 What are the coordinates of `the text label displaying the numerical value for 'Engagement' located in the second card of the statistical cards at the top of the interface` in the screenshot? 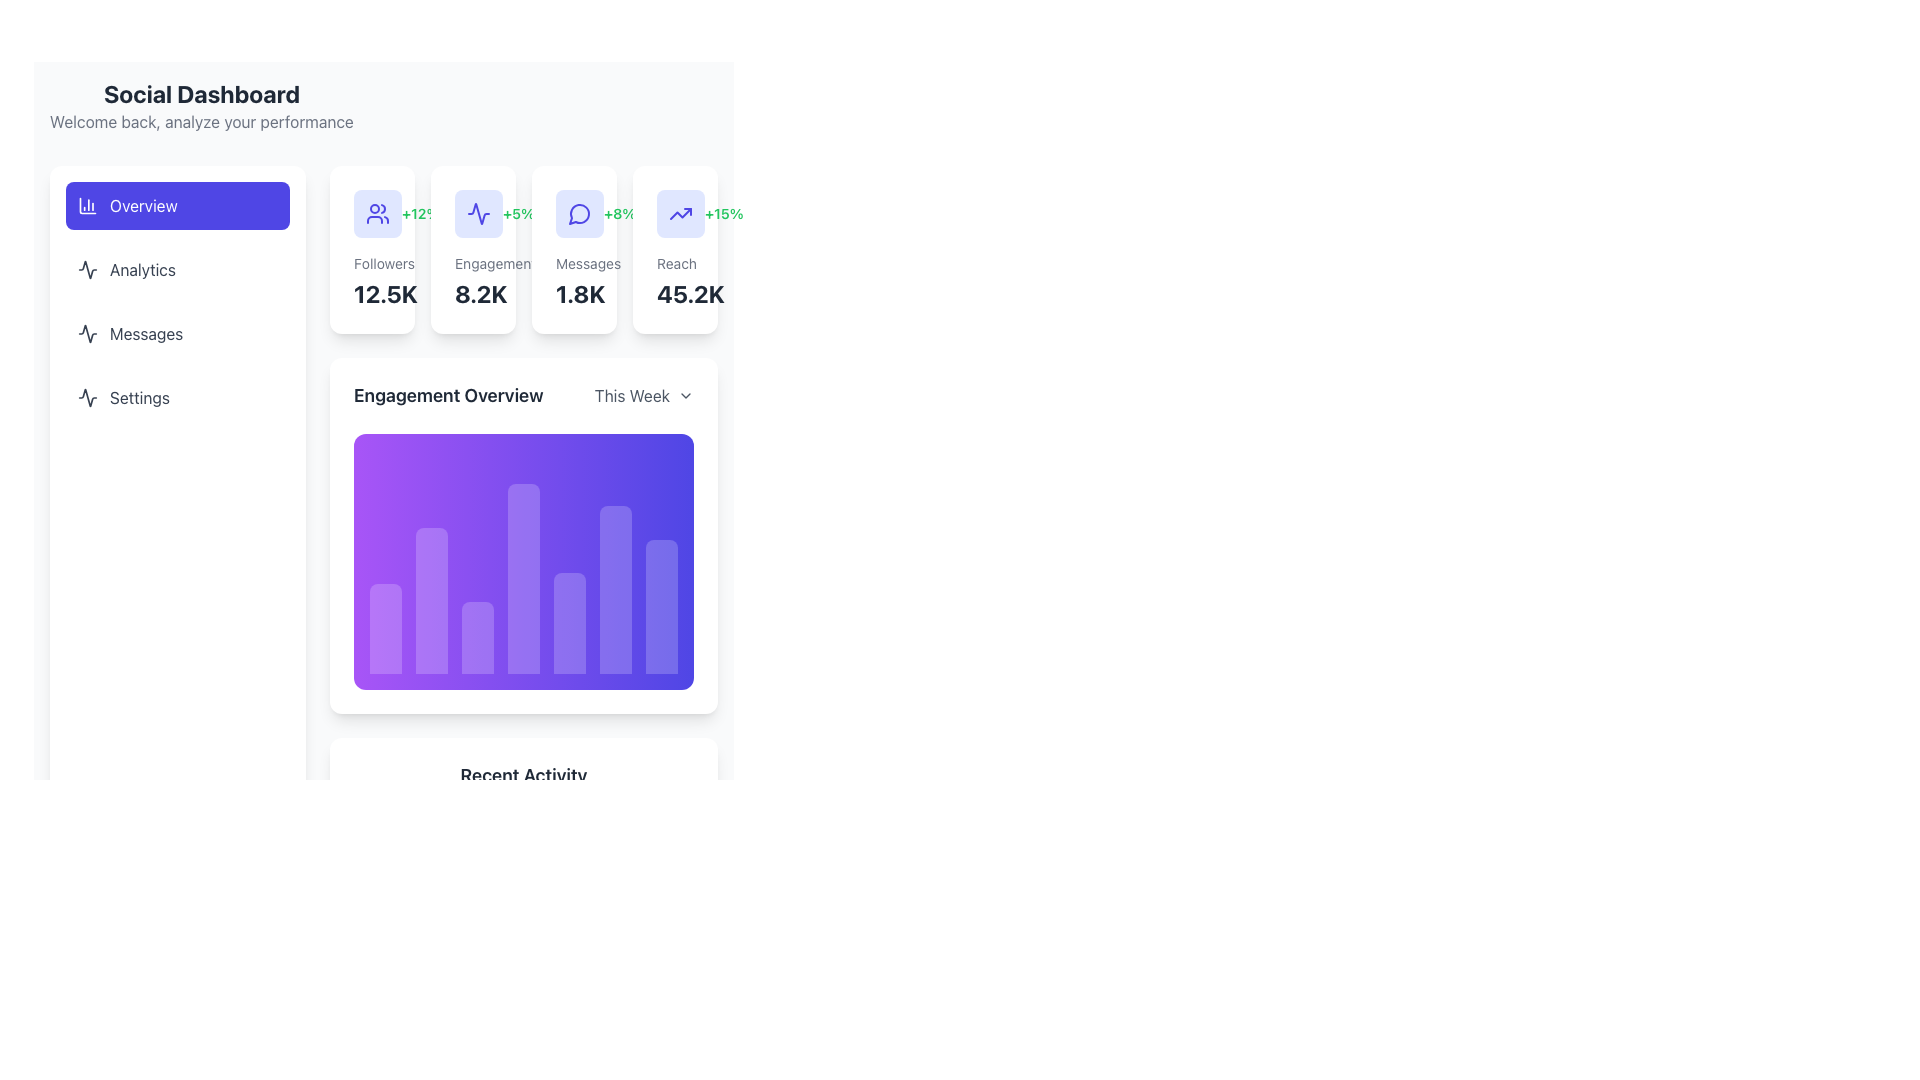 It's located at (472, 293).